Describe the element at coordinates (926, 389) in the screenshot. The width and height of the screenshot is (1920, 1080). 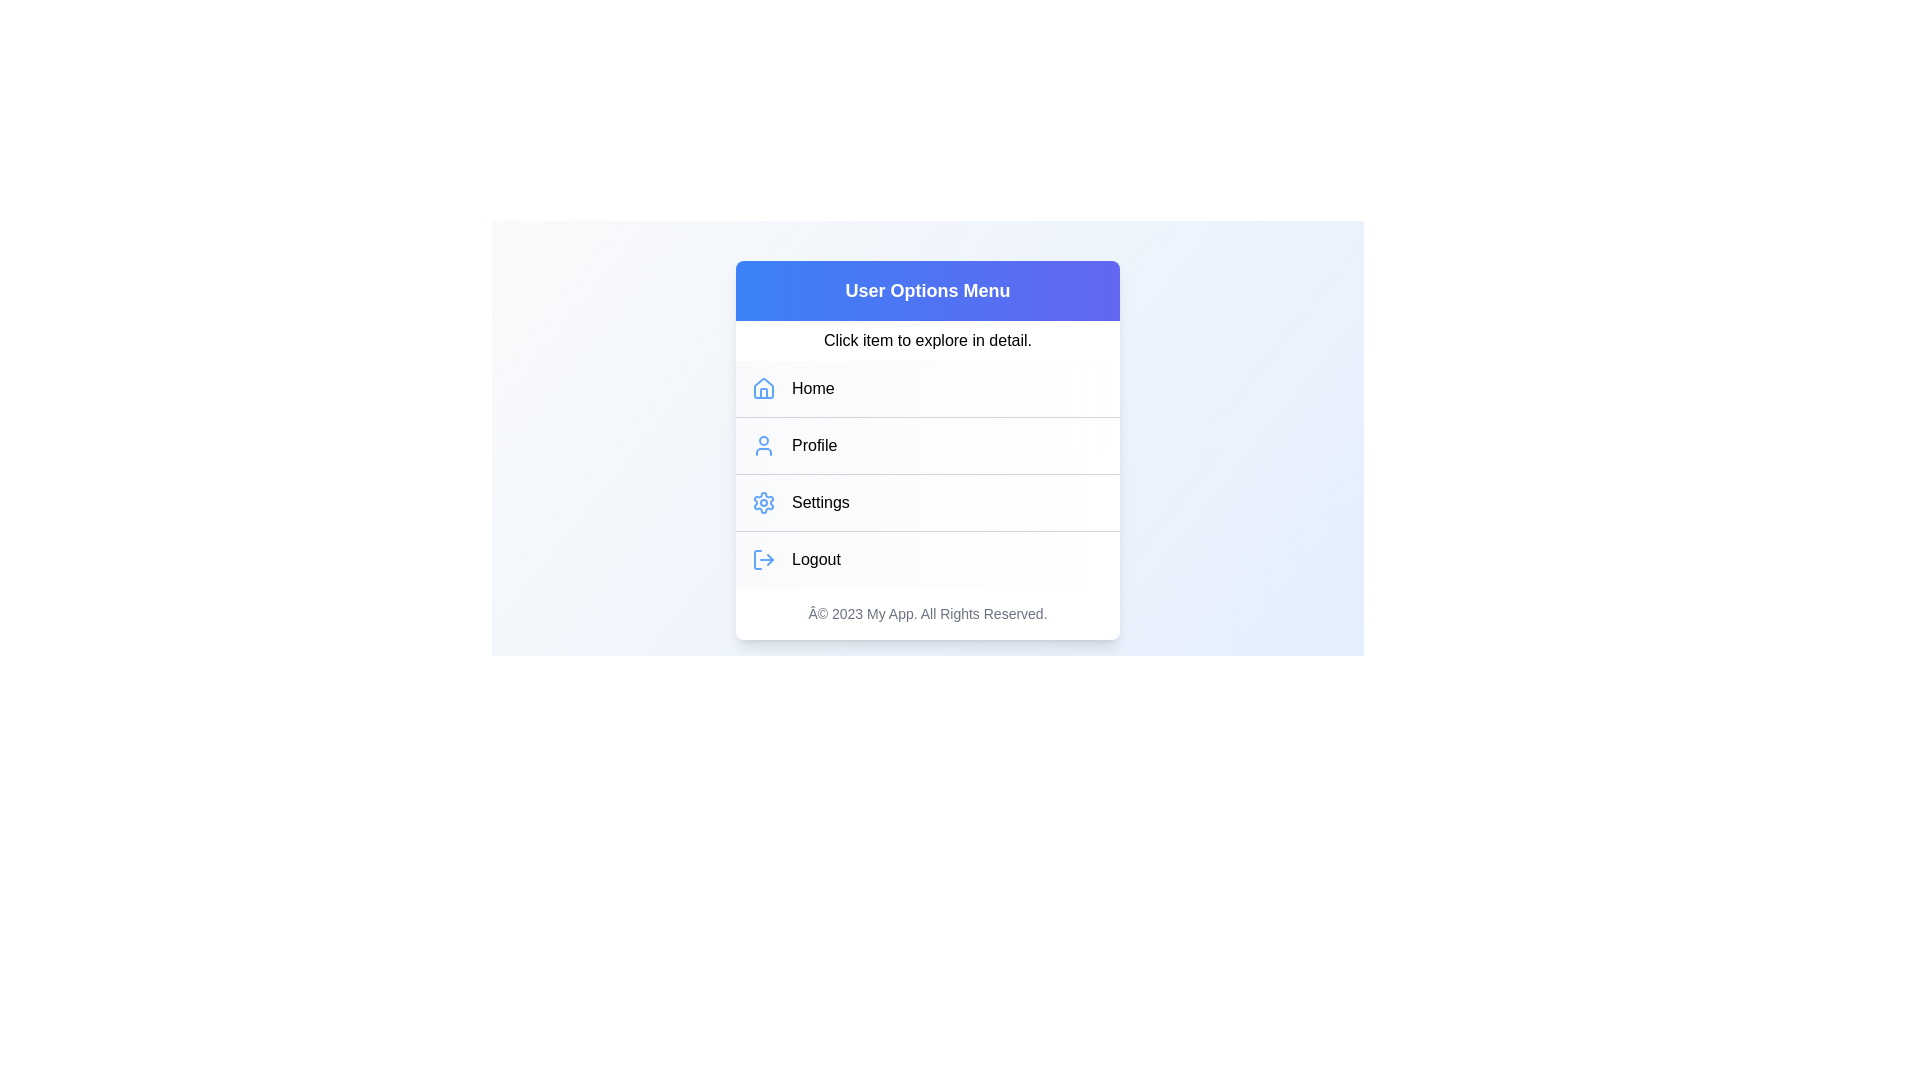
I see `the menu item Home from the UserProfileMenu` at that location.